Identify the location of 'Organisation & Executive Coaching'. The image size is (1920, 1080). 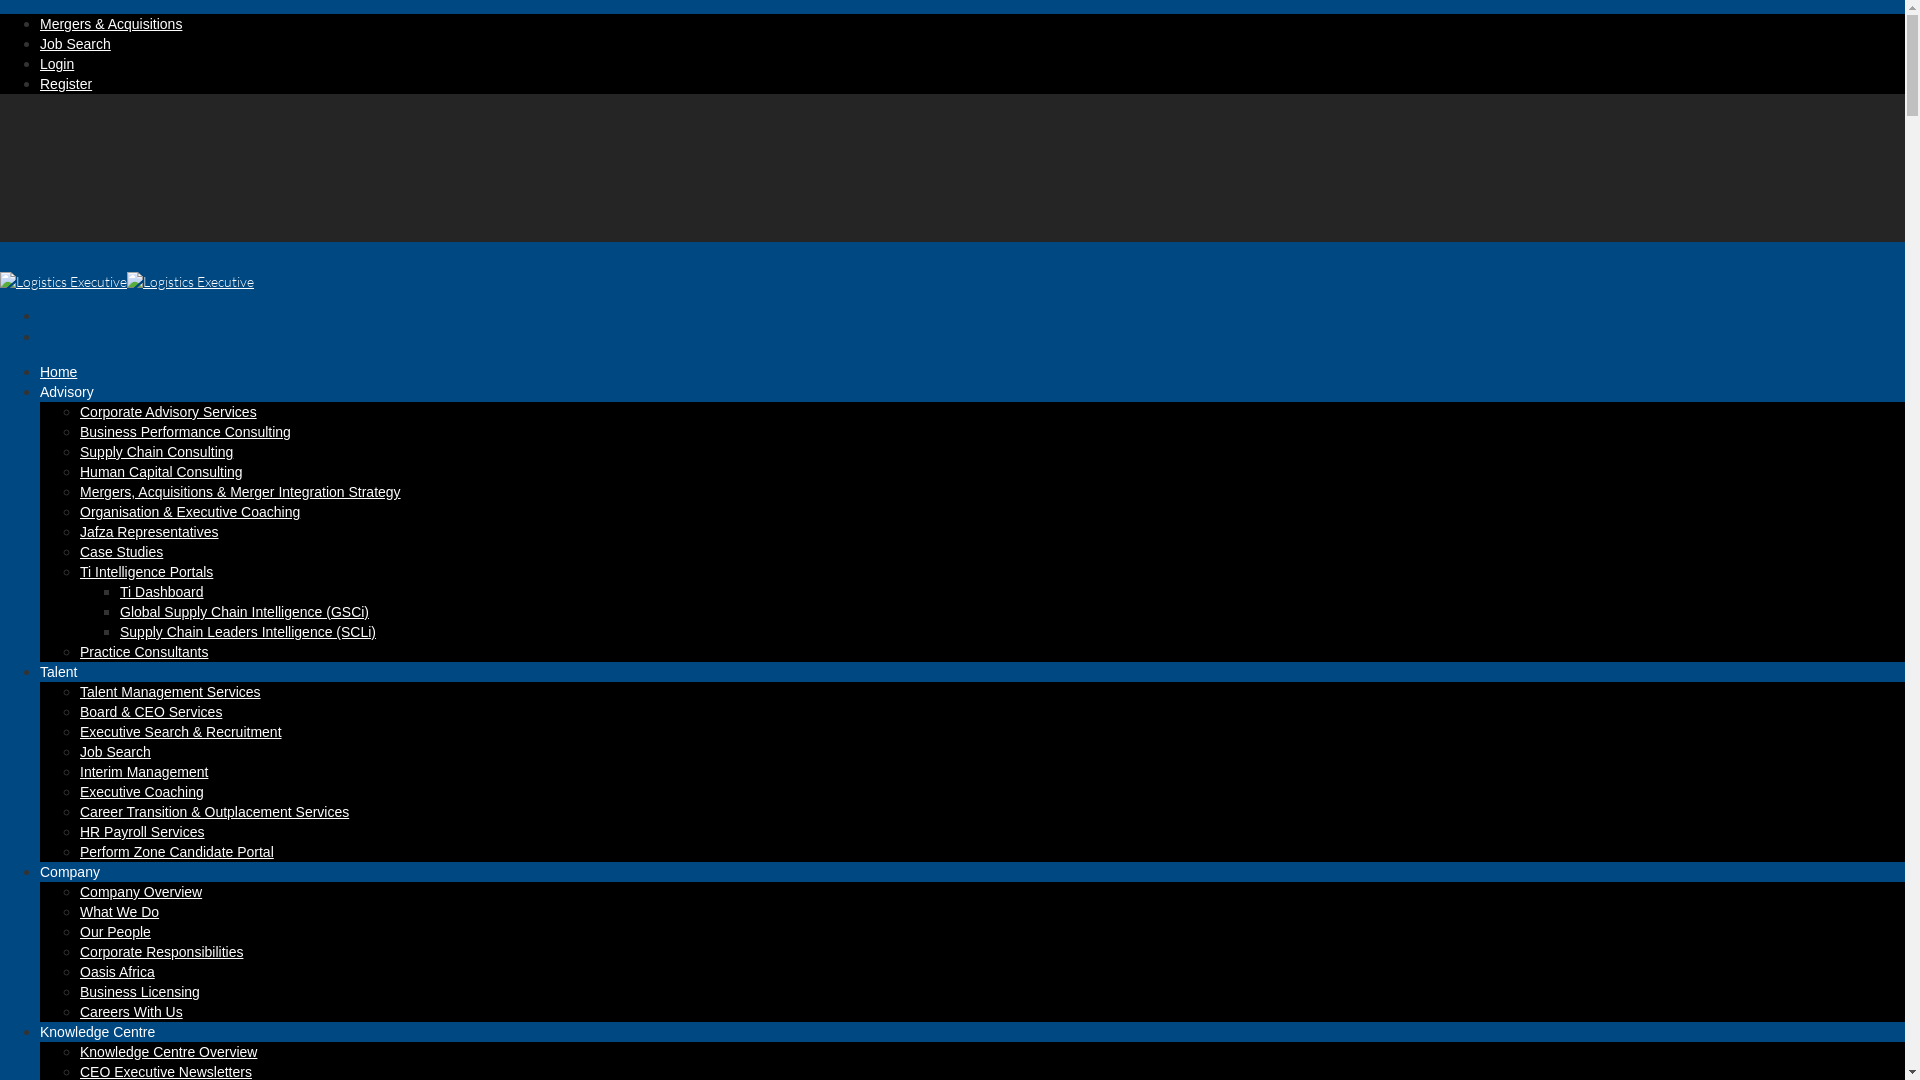
(190, 511).